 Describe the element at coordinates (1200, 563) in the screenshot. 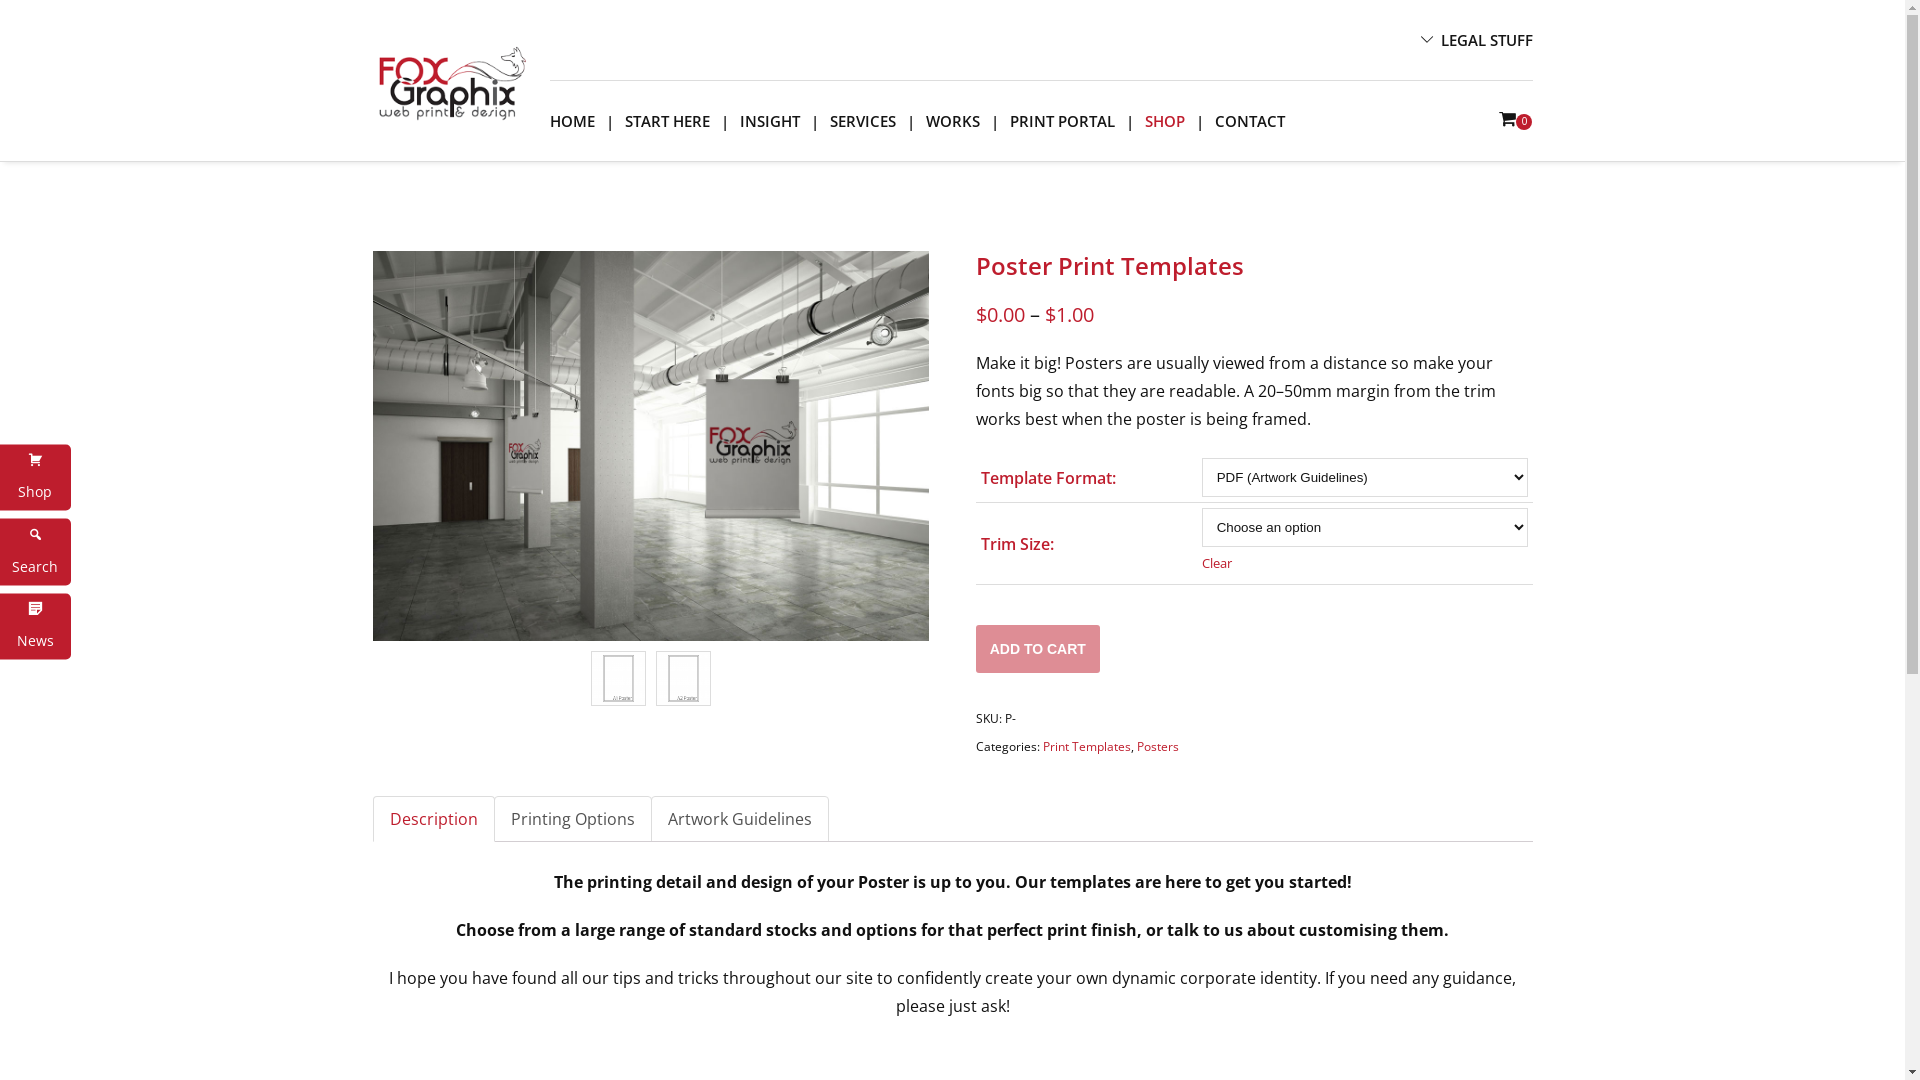

I see `'Clear'` at that location.